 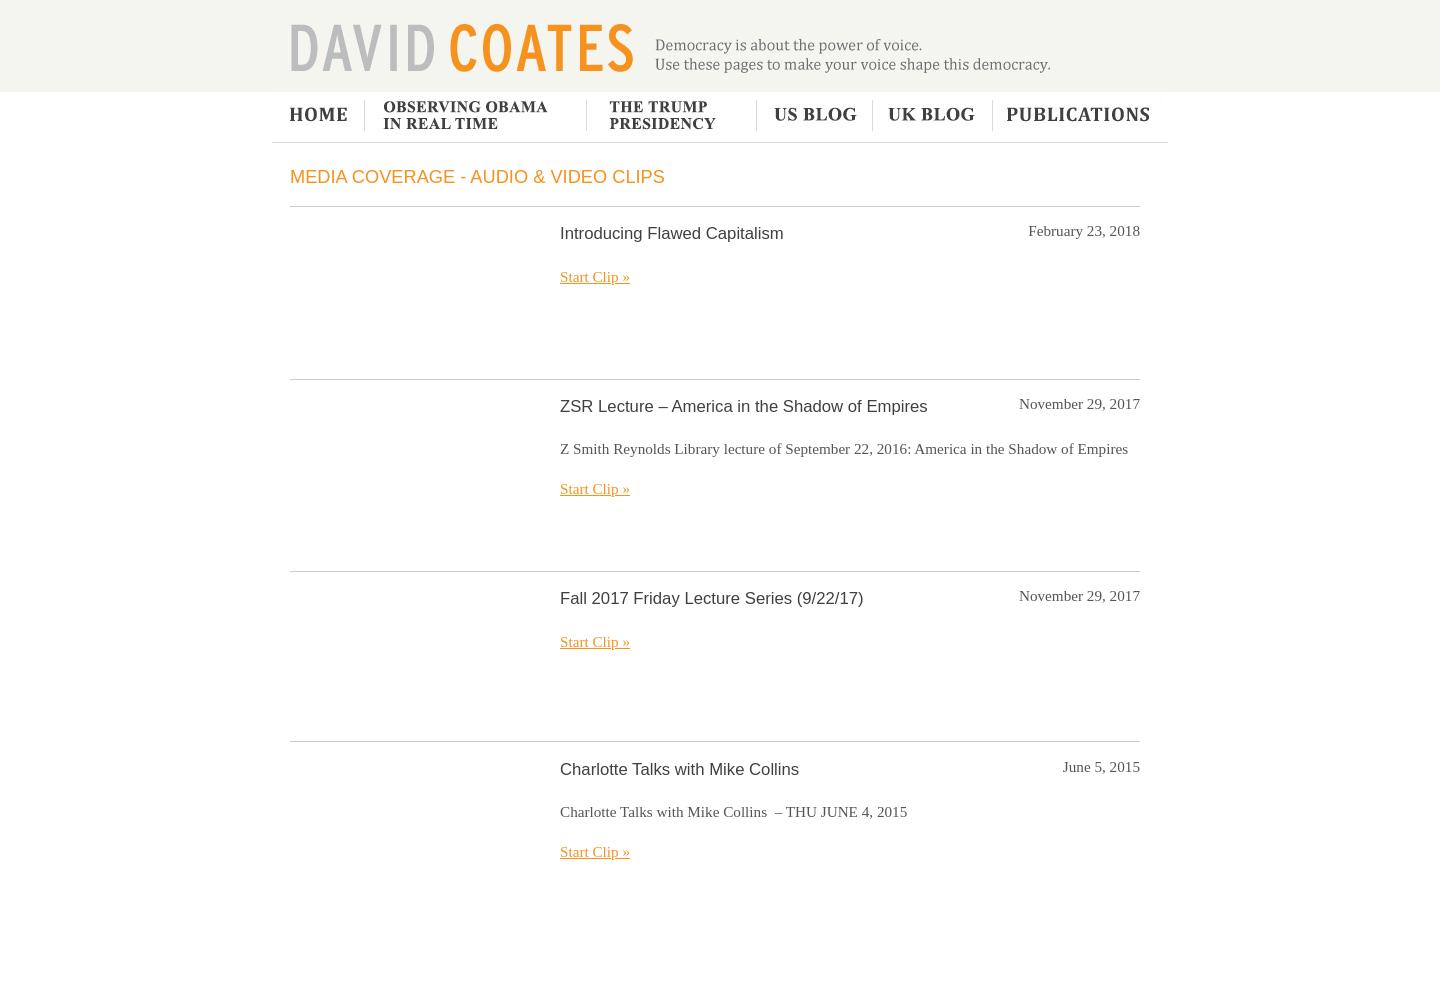 What do you see at coordinates (560, 447) in the screenshot?
I see `'Z Smith Reynolds Library lecture of September 22, 2016: America in the Shadow of Empires'` at bounding box center [560, 447].